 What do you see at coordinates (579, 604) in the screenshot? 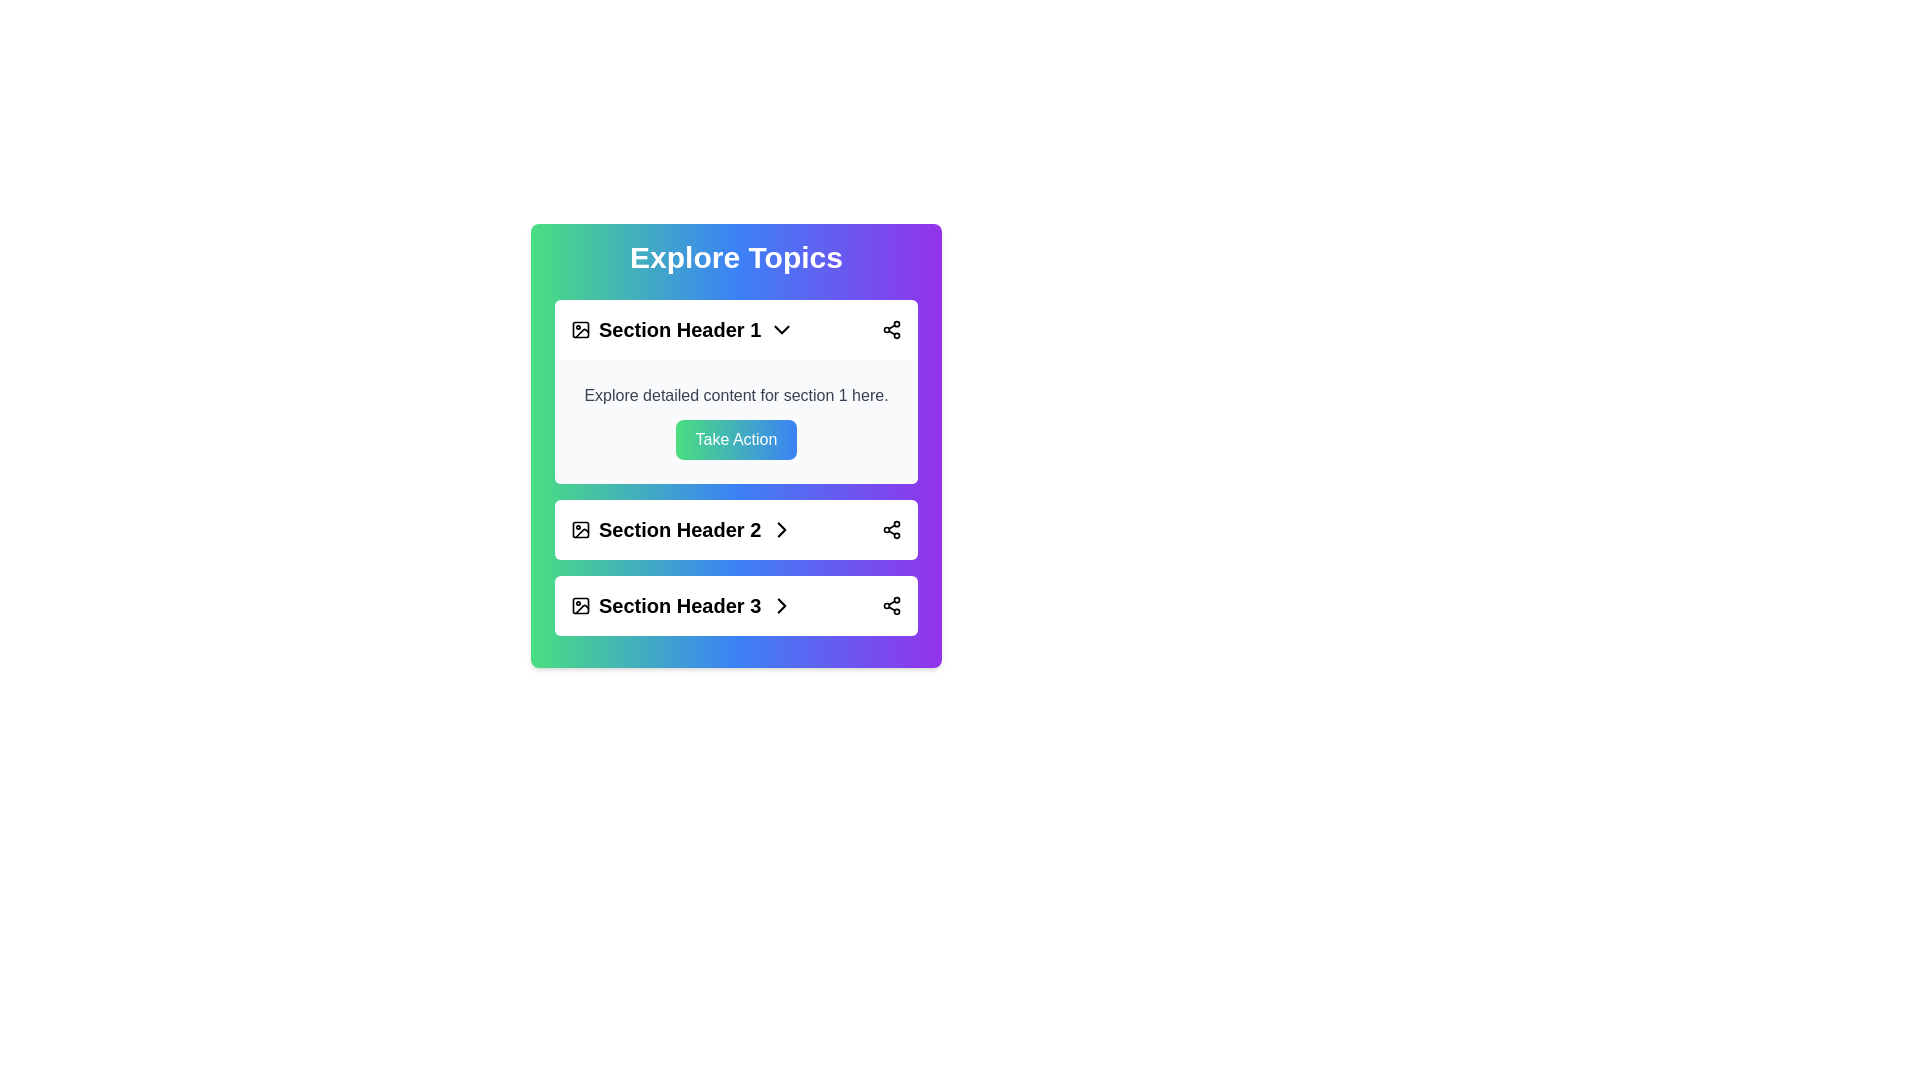
I see `the square icon with rounded corners located in the 'Explore Topics' section, associated with 'Section Header 3', to the left of the text` at bounding box center [579, 604].